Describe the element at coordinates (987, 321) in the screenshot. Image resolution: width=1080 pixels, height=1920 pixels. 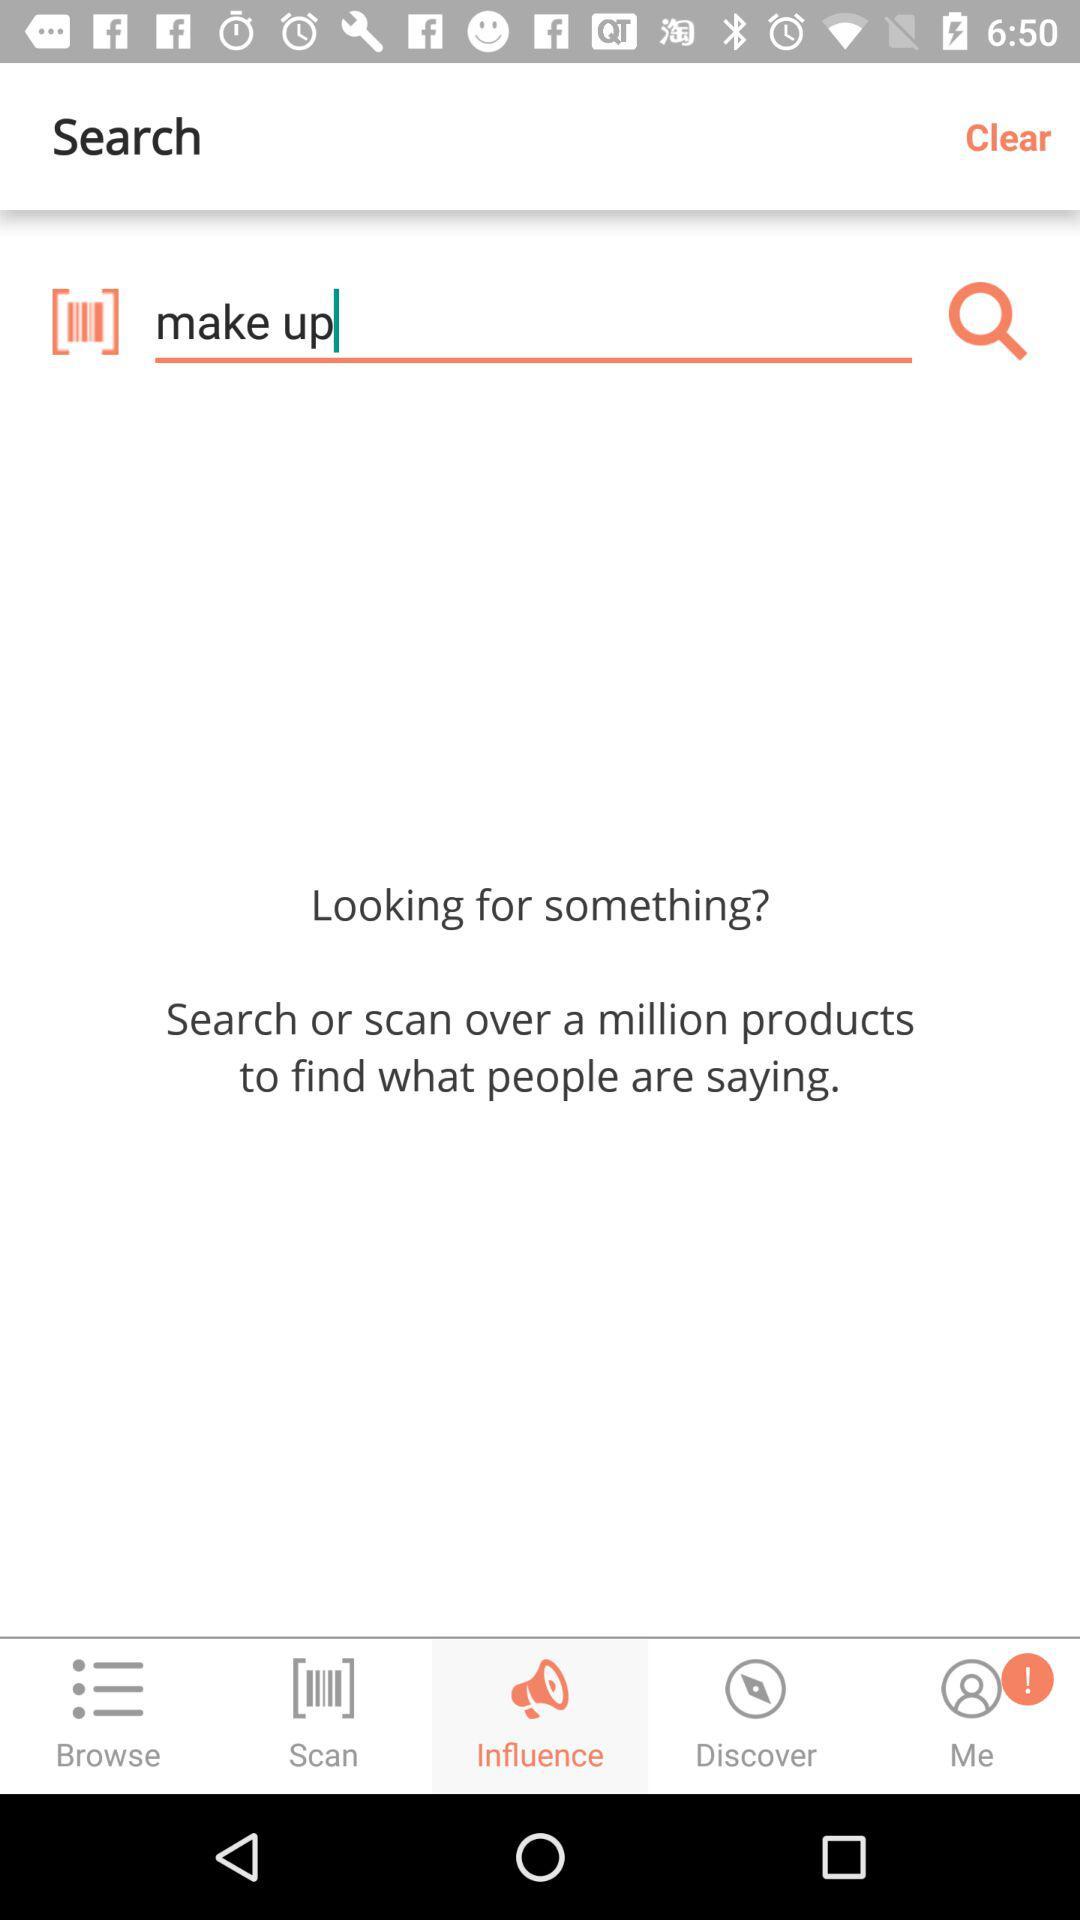
I see `the search icon` at that location.